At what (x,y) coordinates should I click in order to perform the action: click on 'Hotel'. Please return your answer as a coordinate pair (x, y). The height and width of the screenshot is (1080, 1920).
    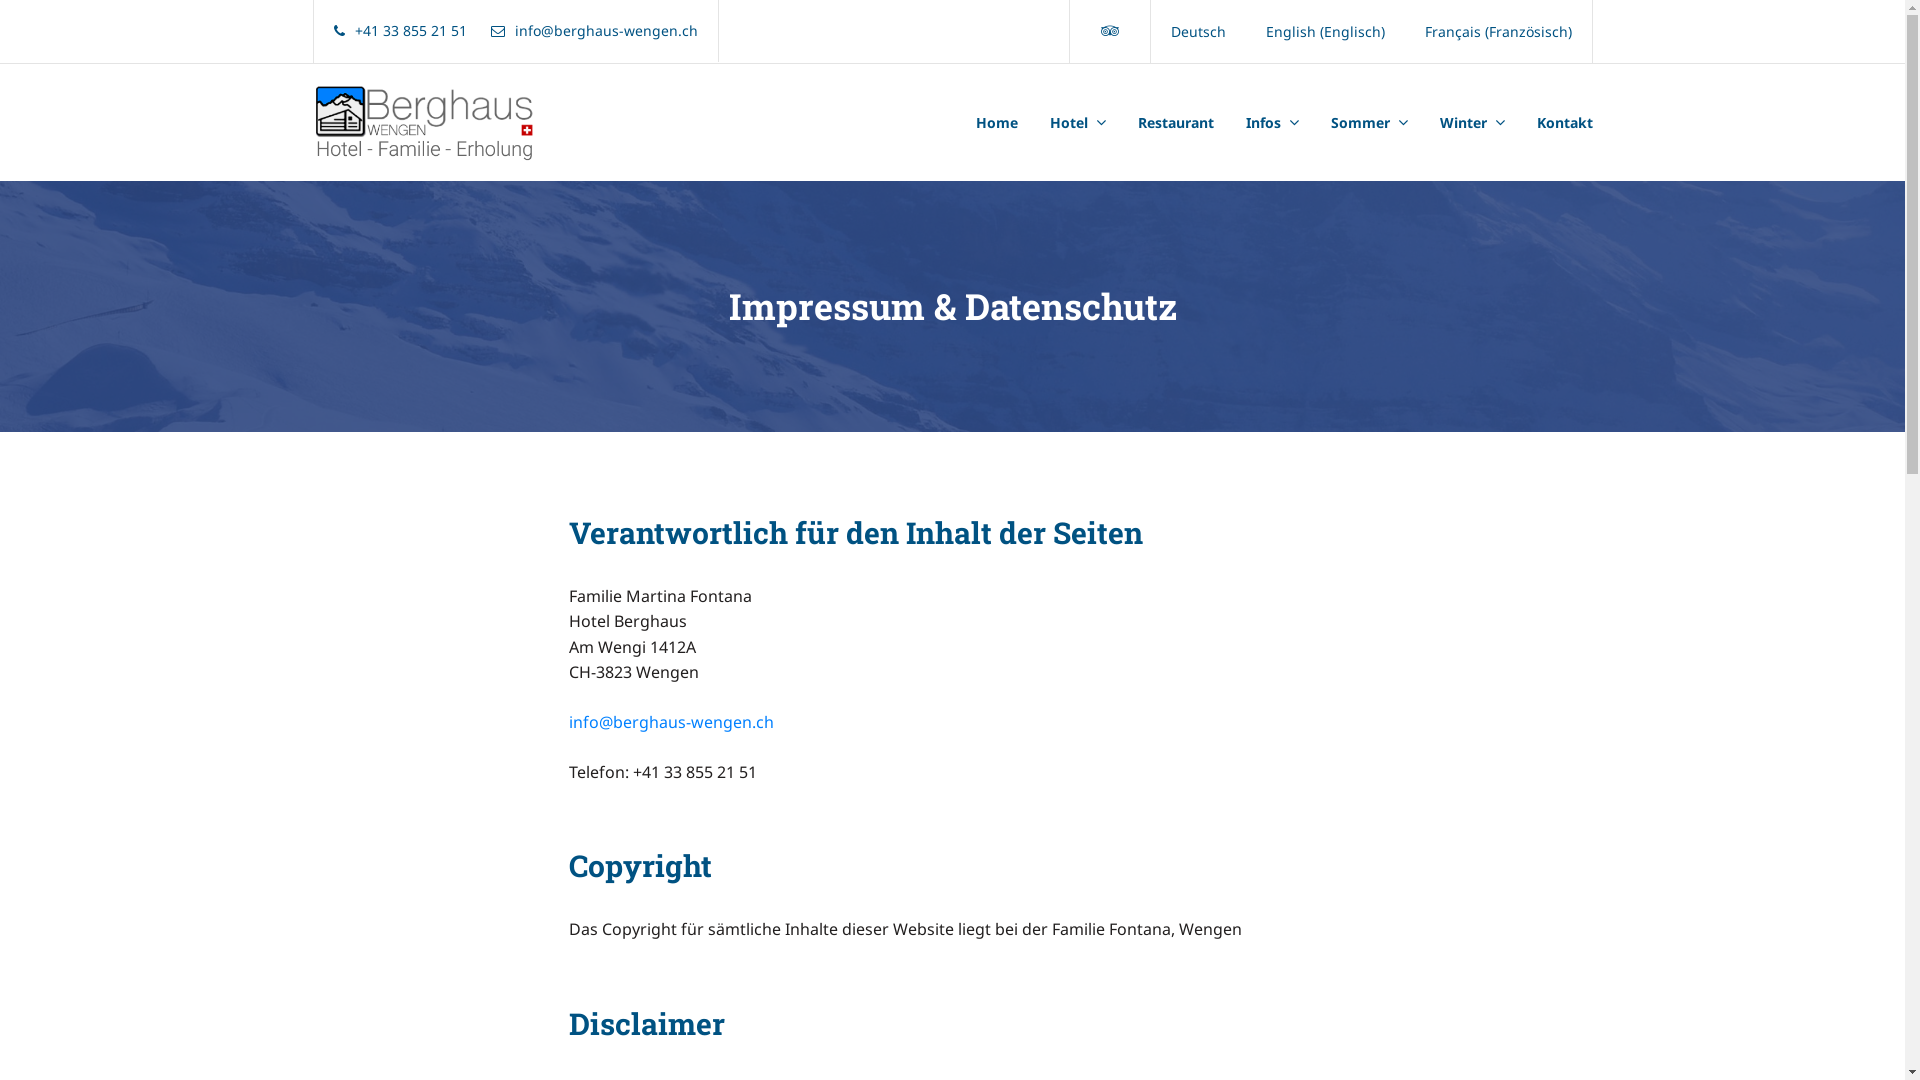
    Looking at the image, I should click on (1033, 123).